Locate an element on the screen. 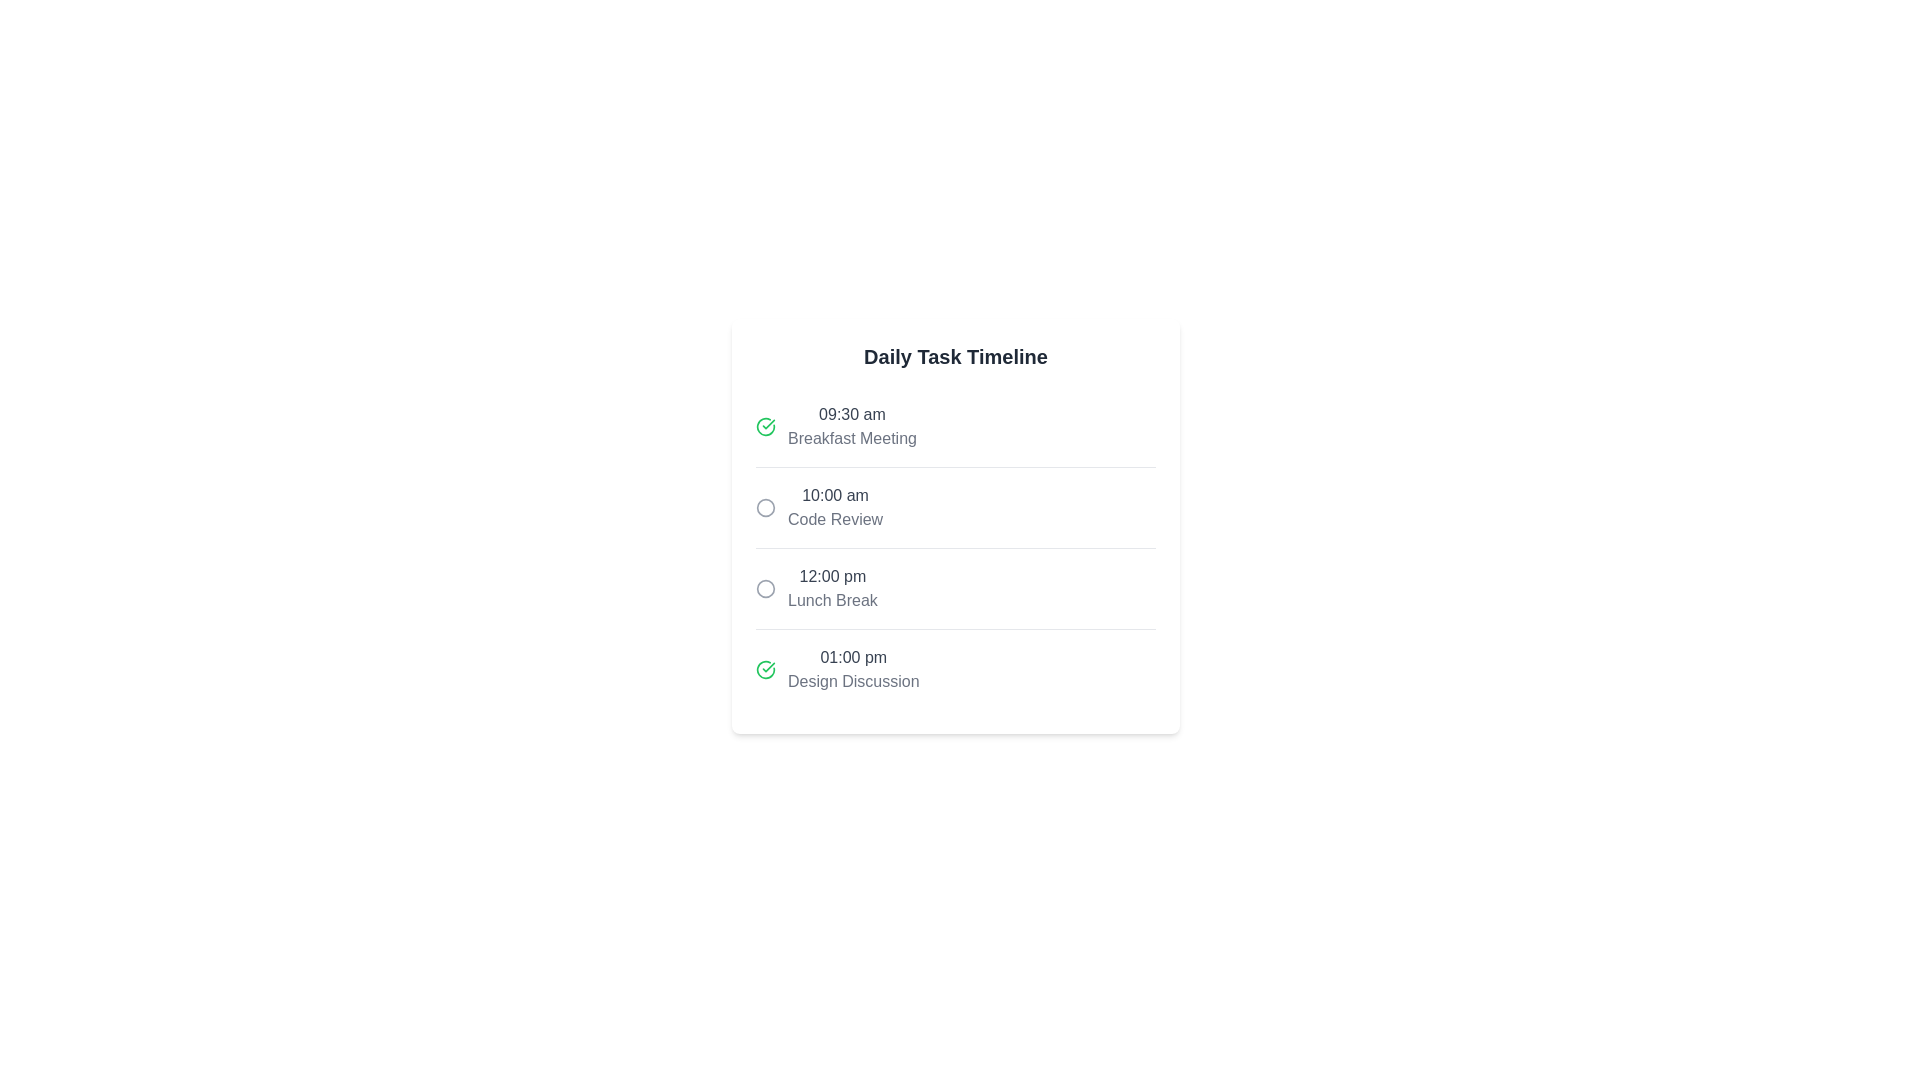 This screenshot has width=1920, height=1080. the text label displaying the scheduled time '10:00 am Code Review' in the task timeline is located at coordinates (835, 495).